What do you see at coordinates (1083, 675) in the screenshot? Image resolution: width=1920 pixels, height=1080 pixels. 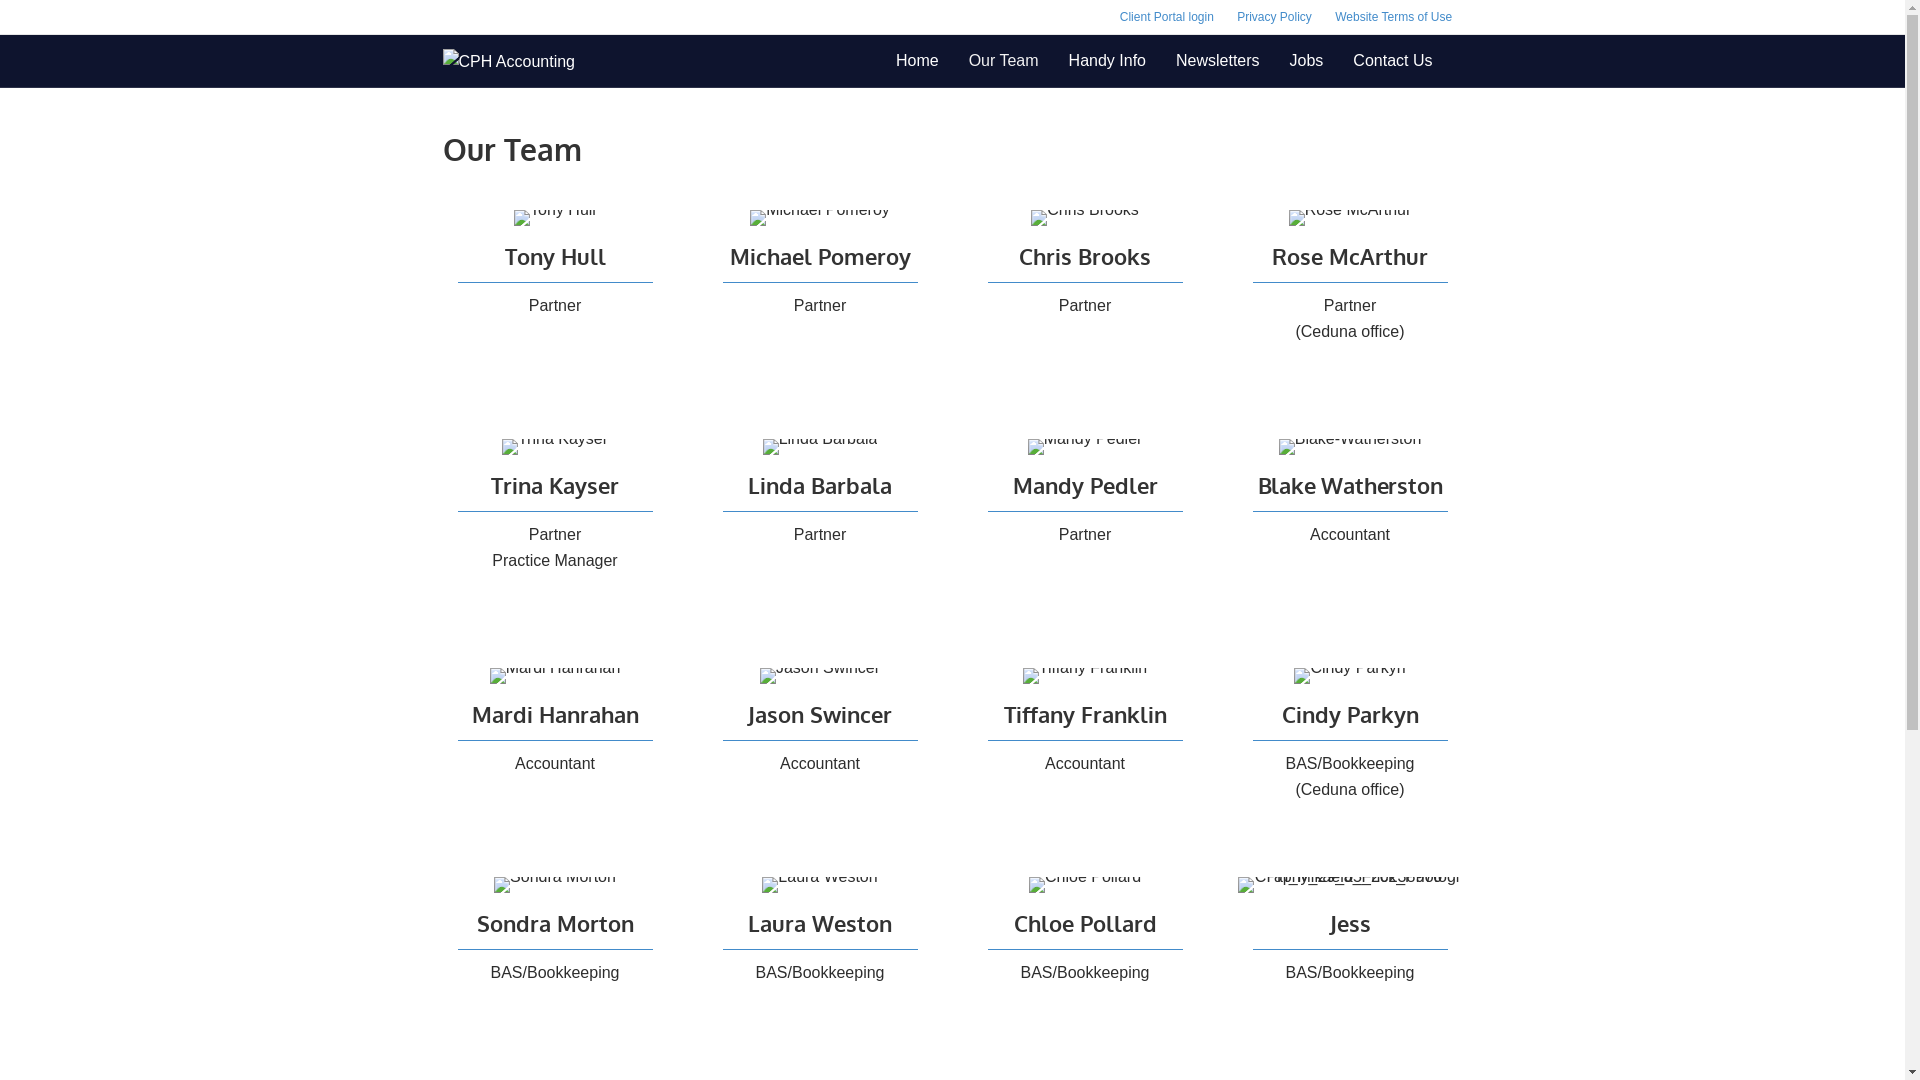 I see `'Tiffany-Franklin'` at bounding box center [1083, 675].